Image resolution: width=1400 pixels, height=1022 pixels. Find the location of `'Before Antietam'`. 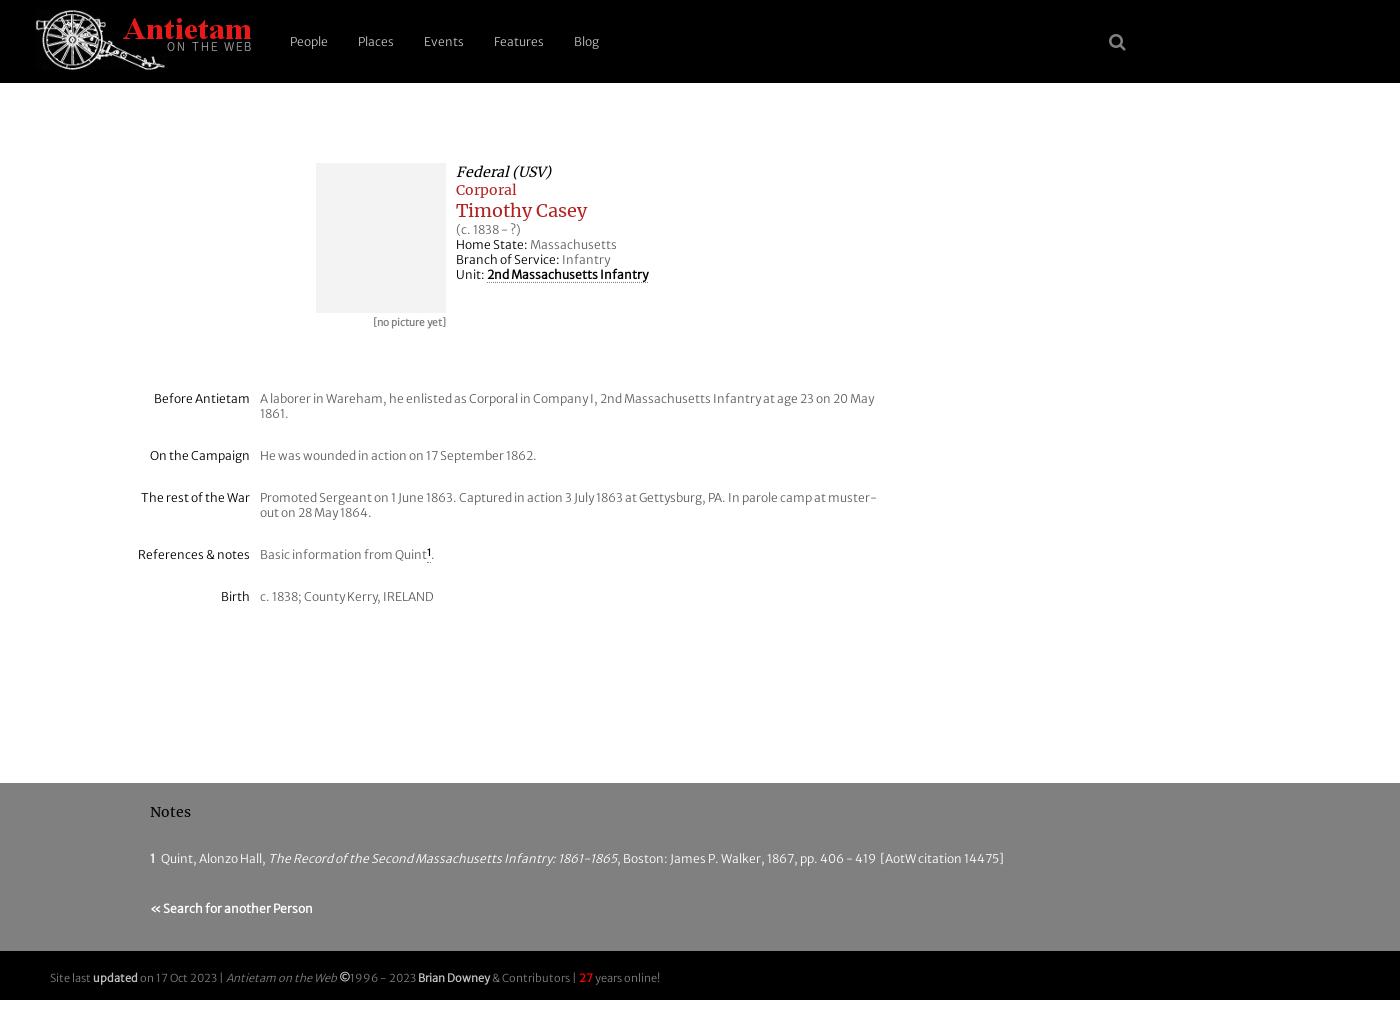

'Before Antietam' is located at coordinates (202, 397).